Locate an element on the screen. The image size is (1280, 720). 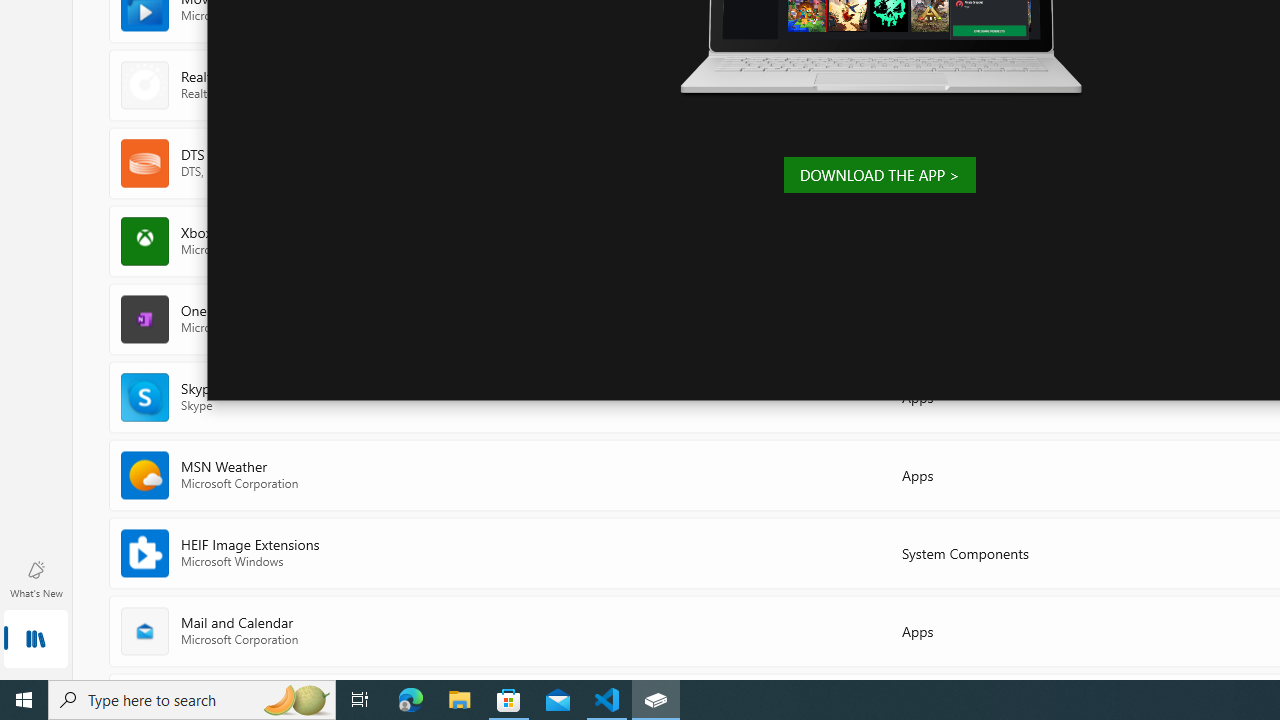
'Microsoft Store - 1 running window' is located at coordinates (509, 698).